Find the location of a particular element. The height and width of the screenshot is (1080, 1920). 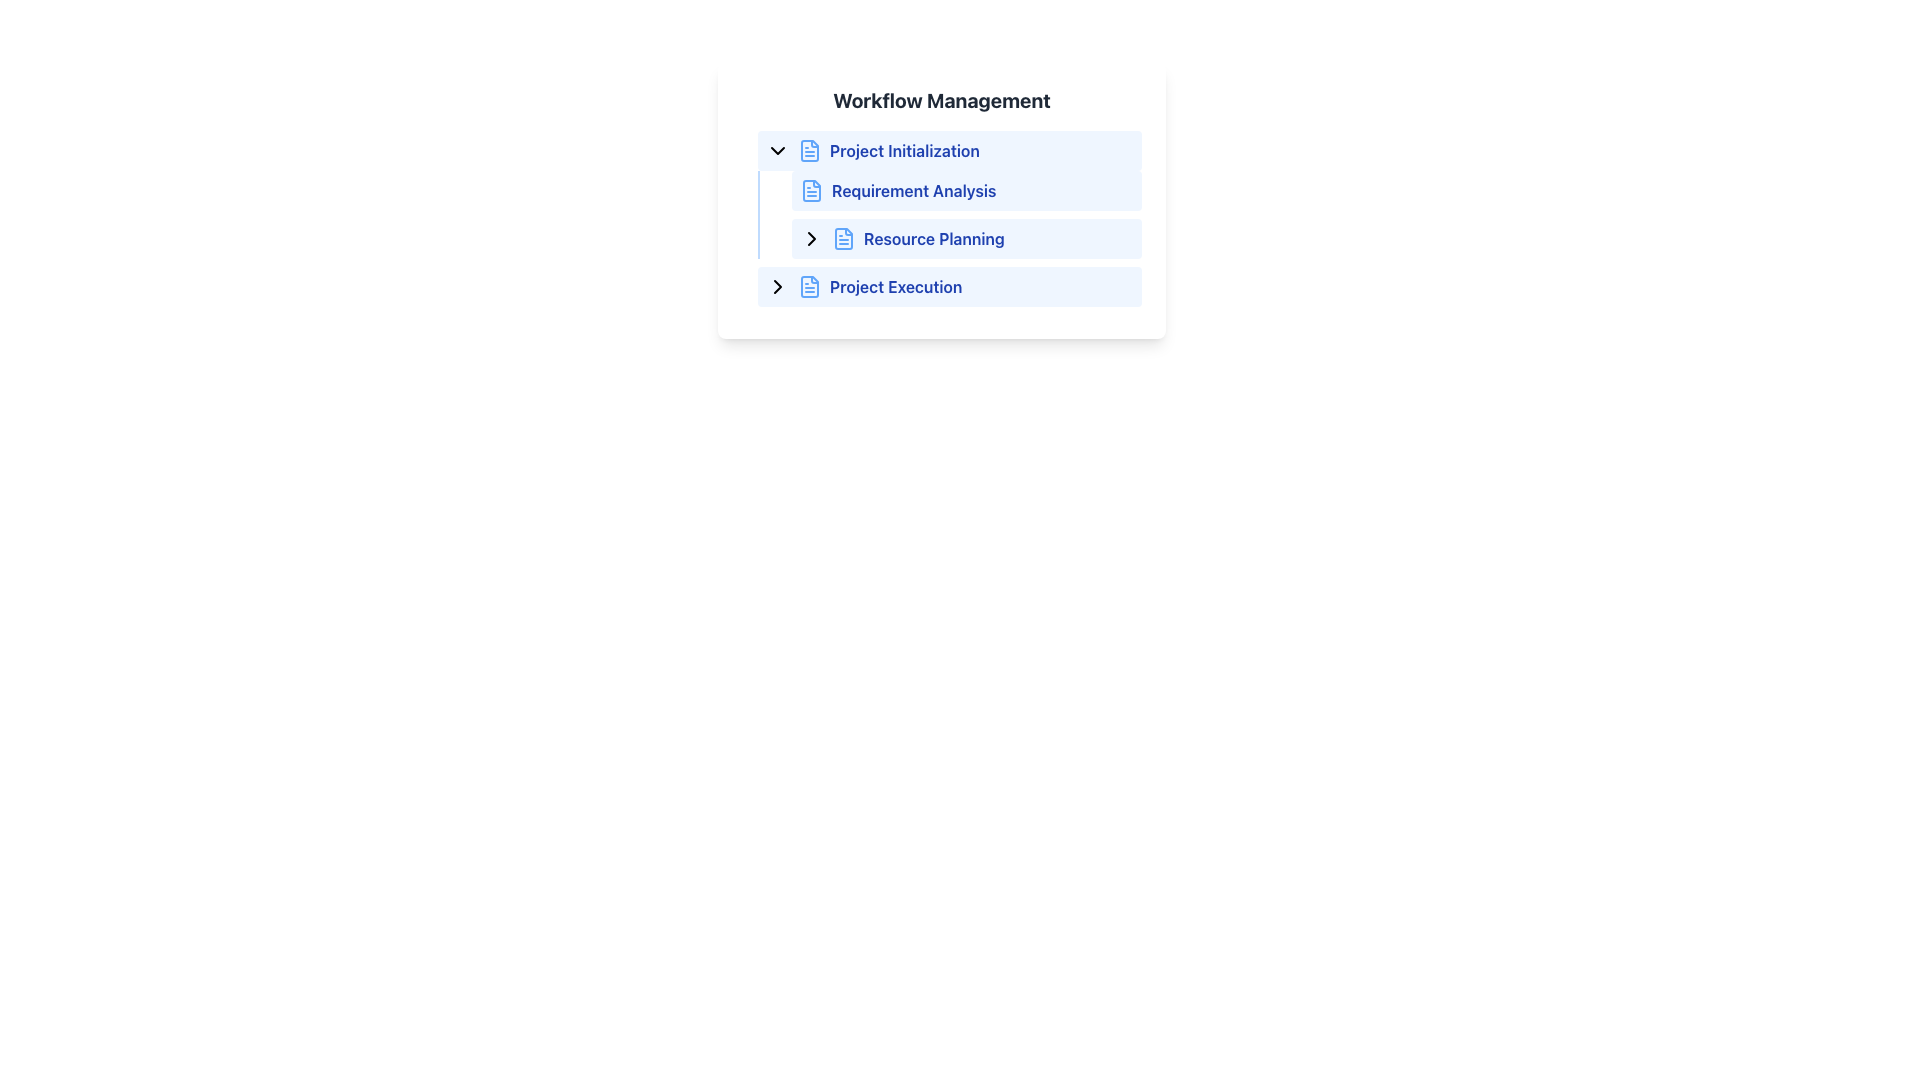

the text label 'Resource Planning' located in the blue-tinted rectangular area within the 'Workflow Management' panel under the 'Requirement Analysis' section is located at coordinates (933, 238).